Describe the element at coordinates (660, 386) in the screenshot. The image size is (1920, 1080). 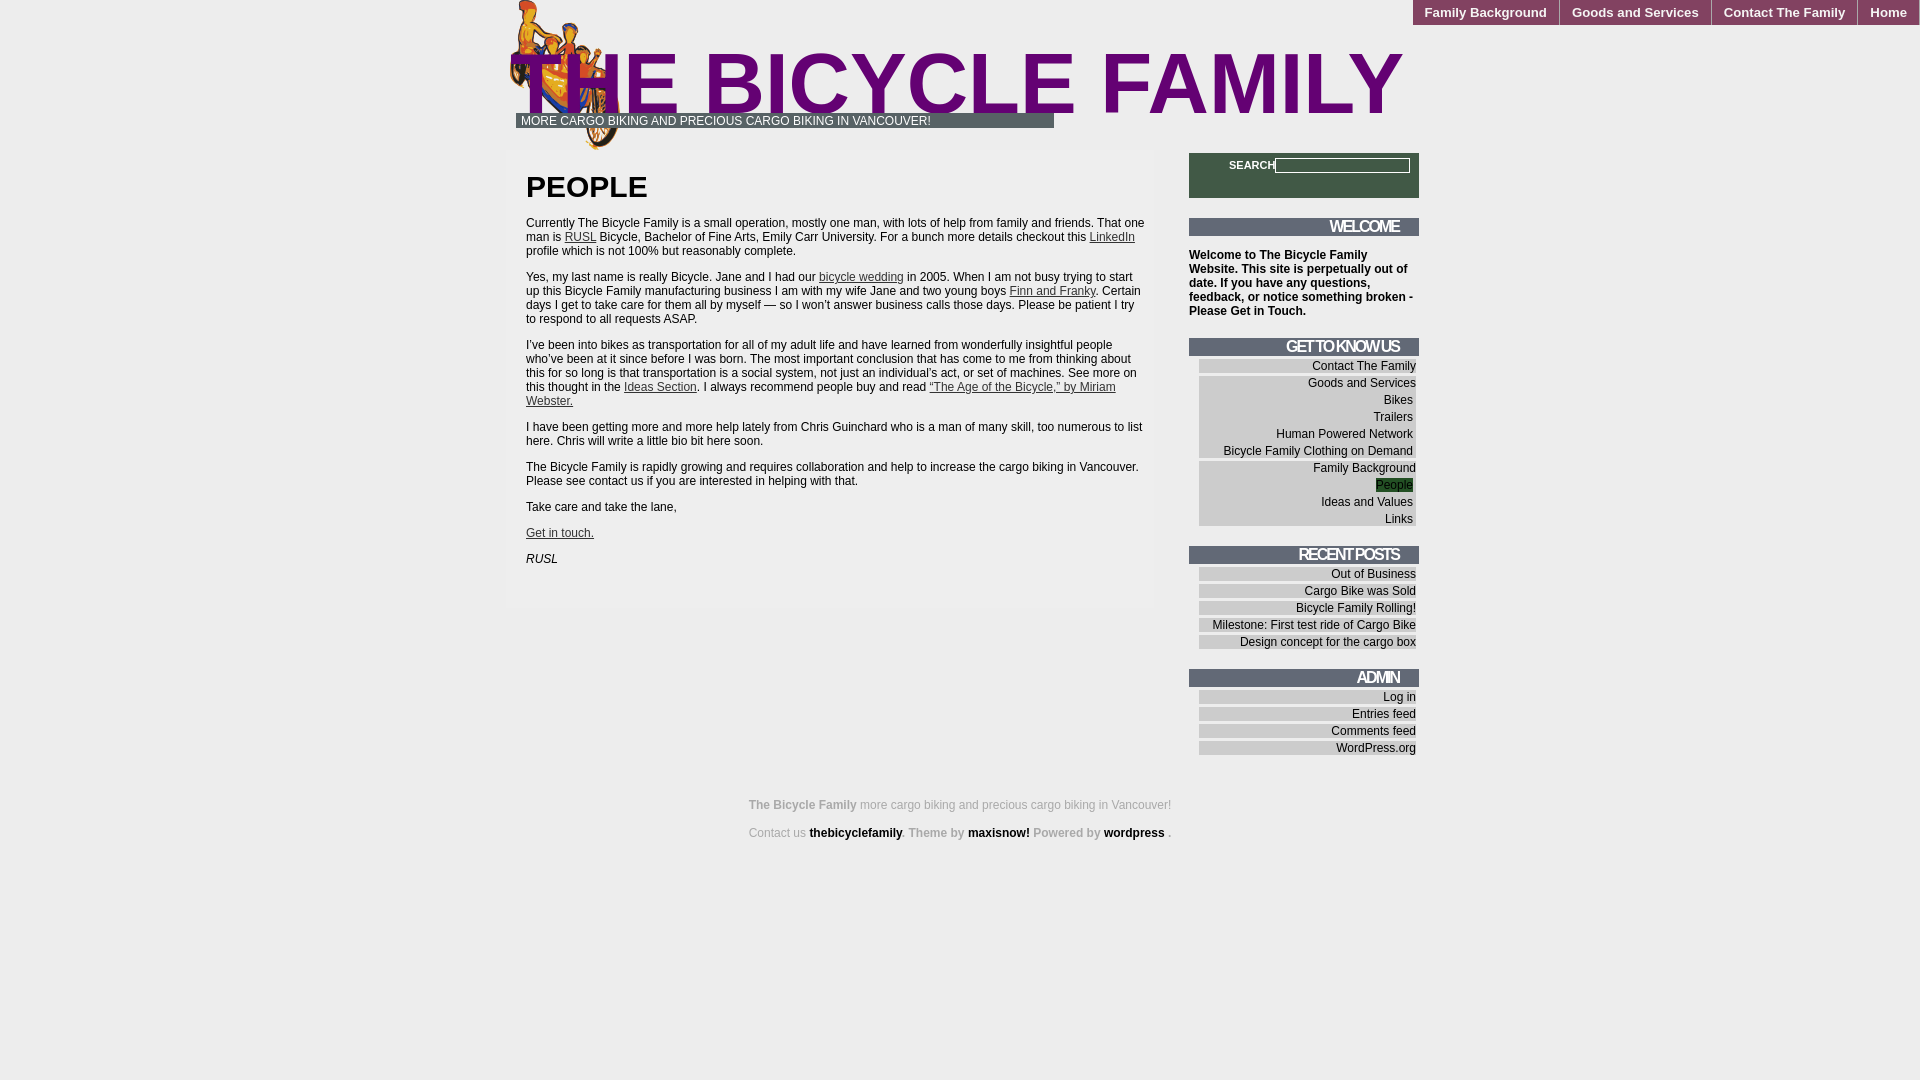
I see `'Ideas Section'` at that location.